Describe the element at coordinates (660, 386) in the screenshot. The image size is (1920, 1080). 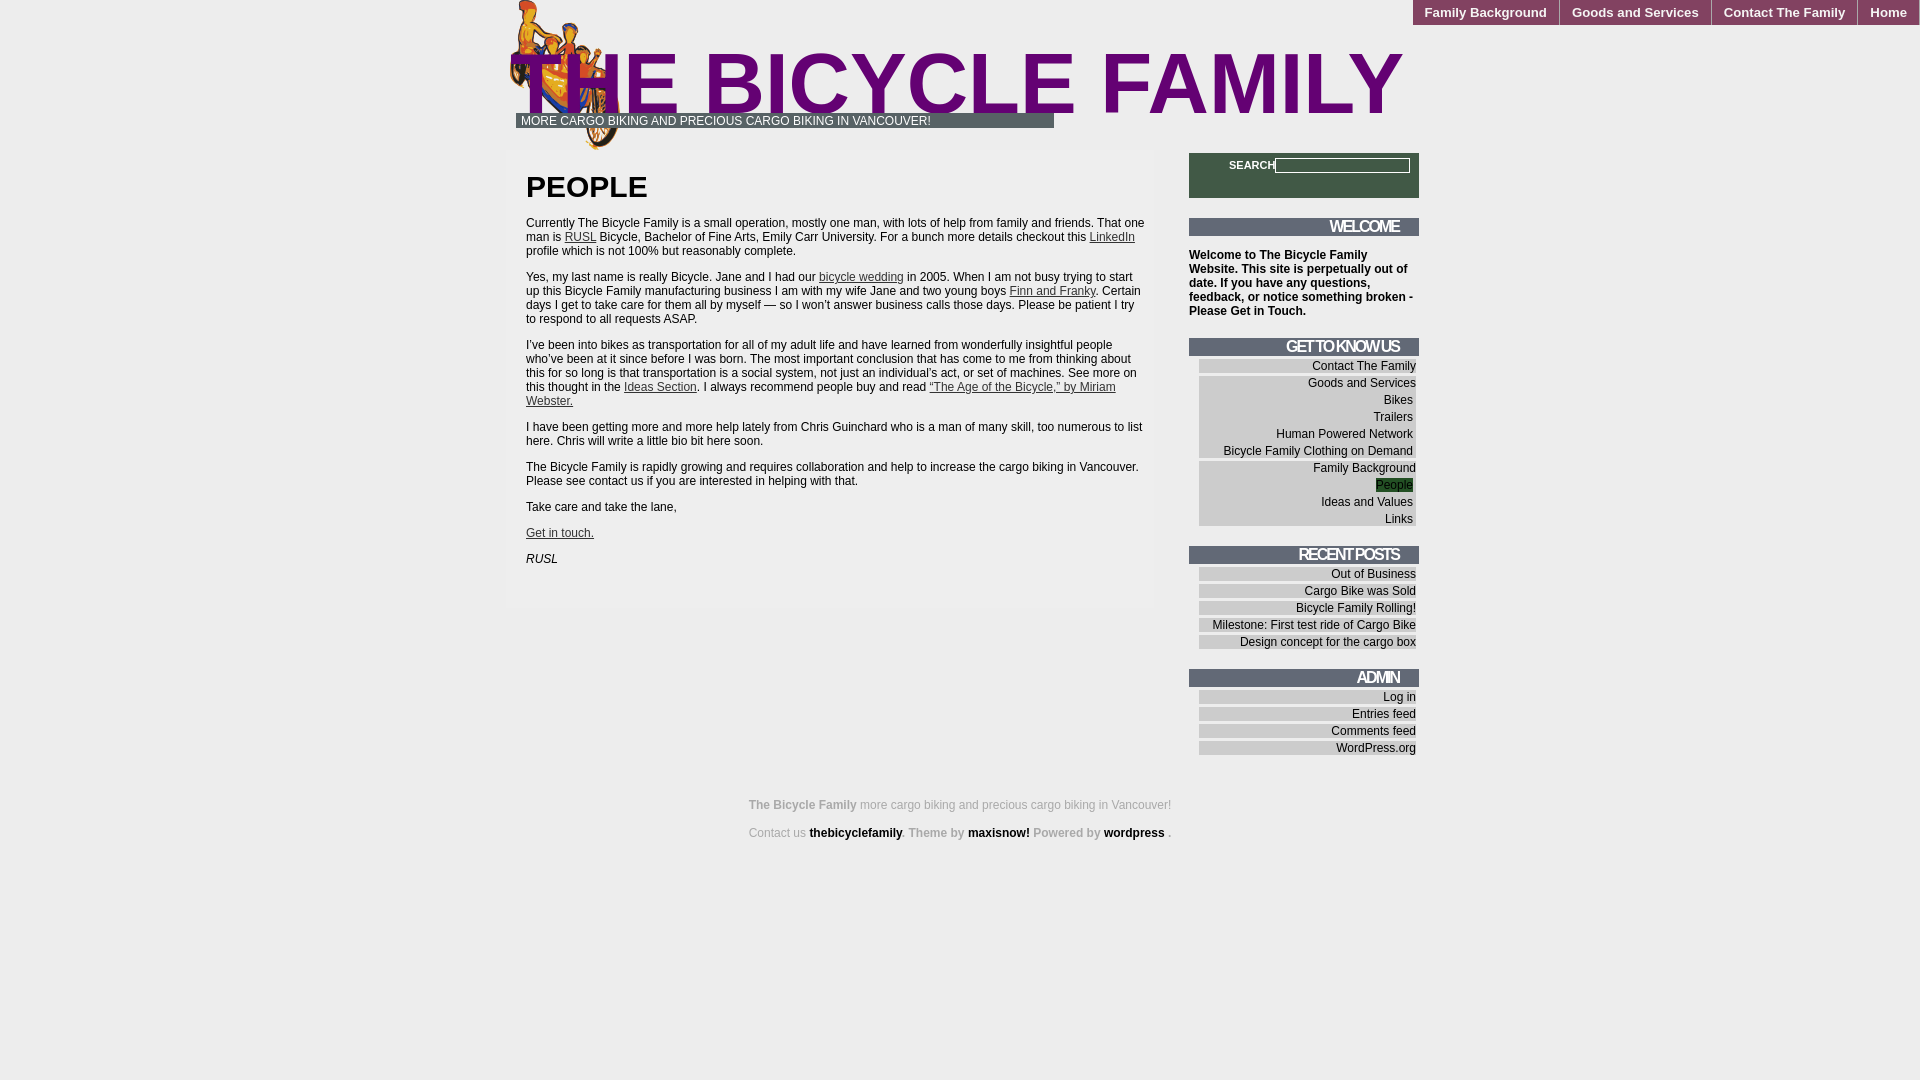
I see `'Ideas Section'` at that location.